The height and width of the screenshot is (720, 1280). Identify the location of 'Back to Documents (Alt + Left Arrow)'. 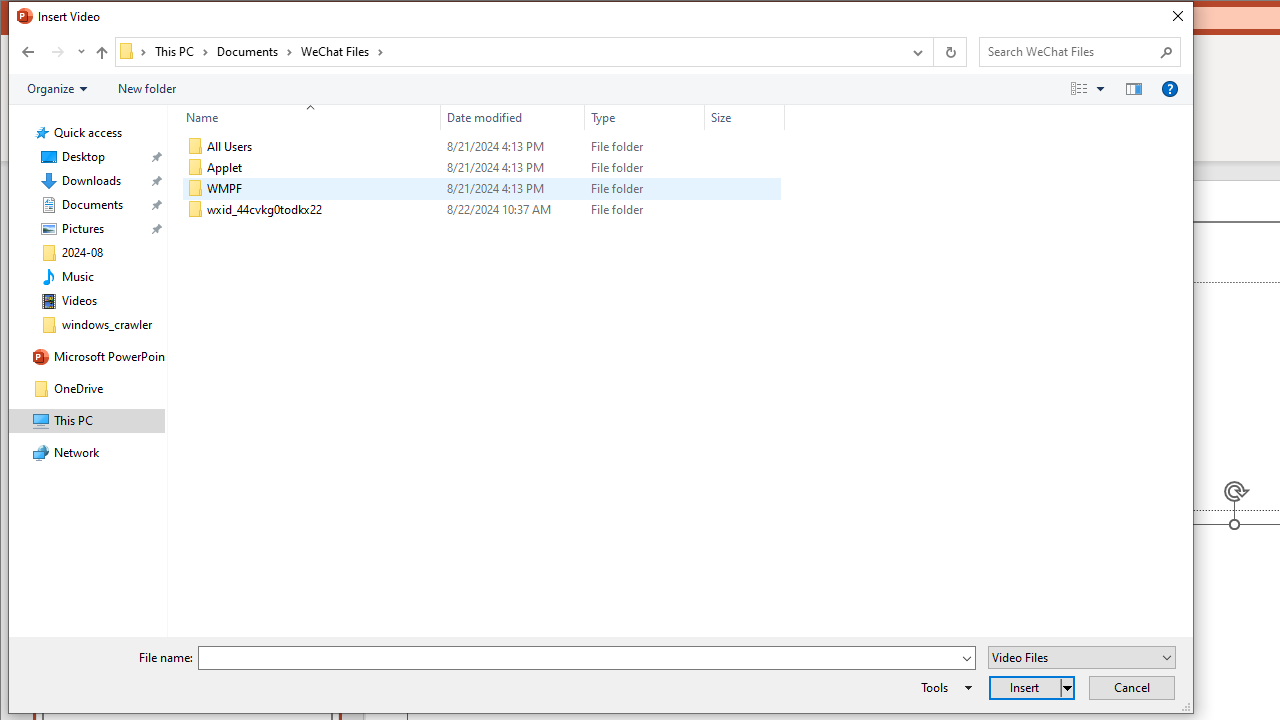
(28, 50).